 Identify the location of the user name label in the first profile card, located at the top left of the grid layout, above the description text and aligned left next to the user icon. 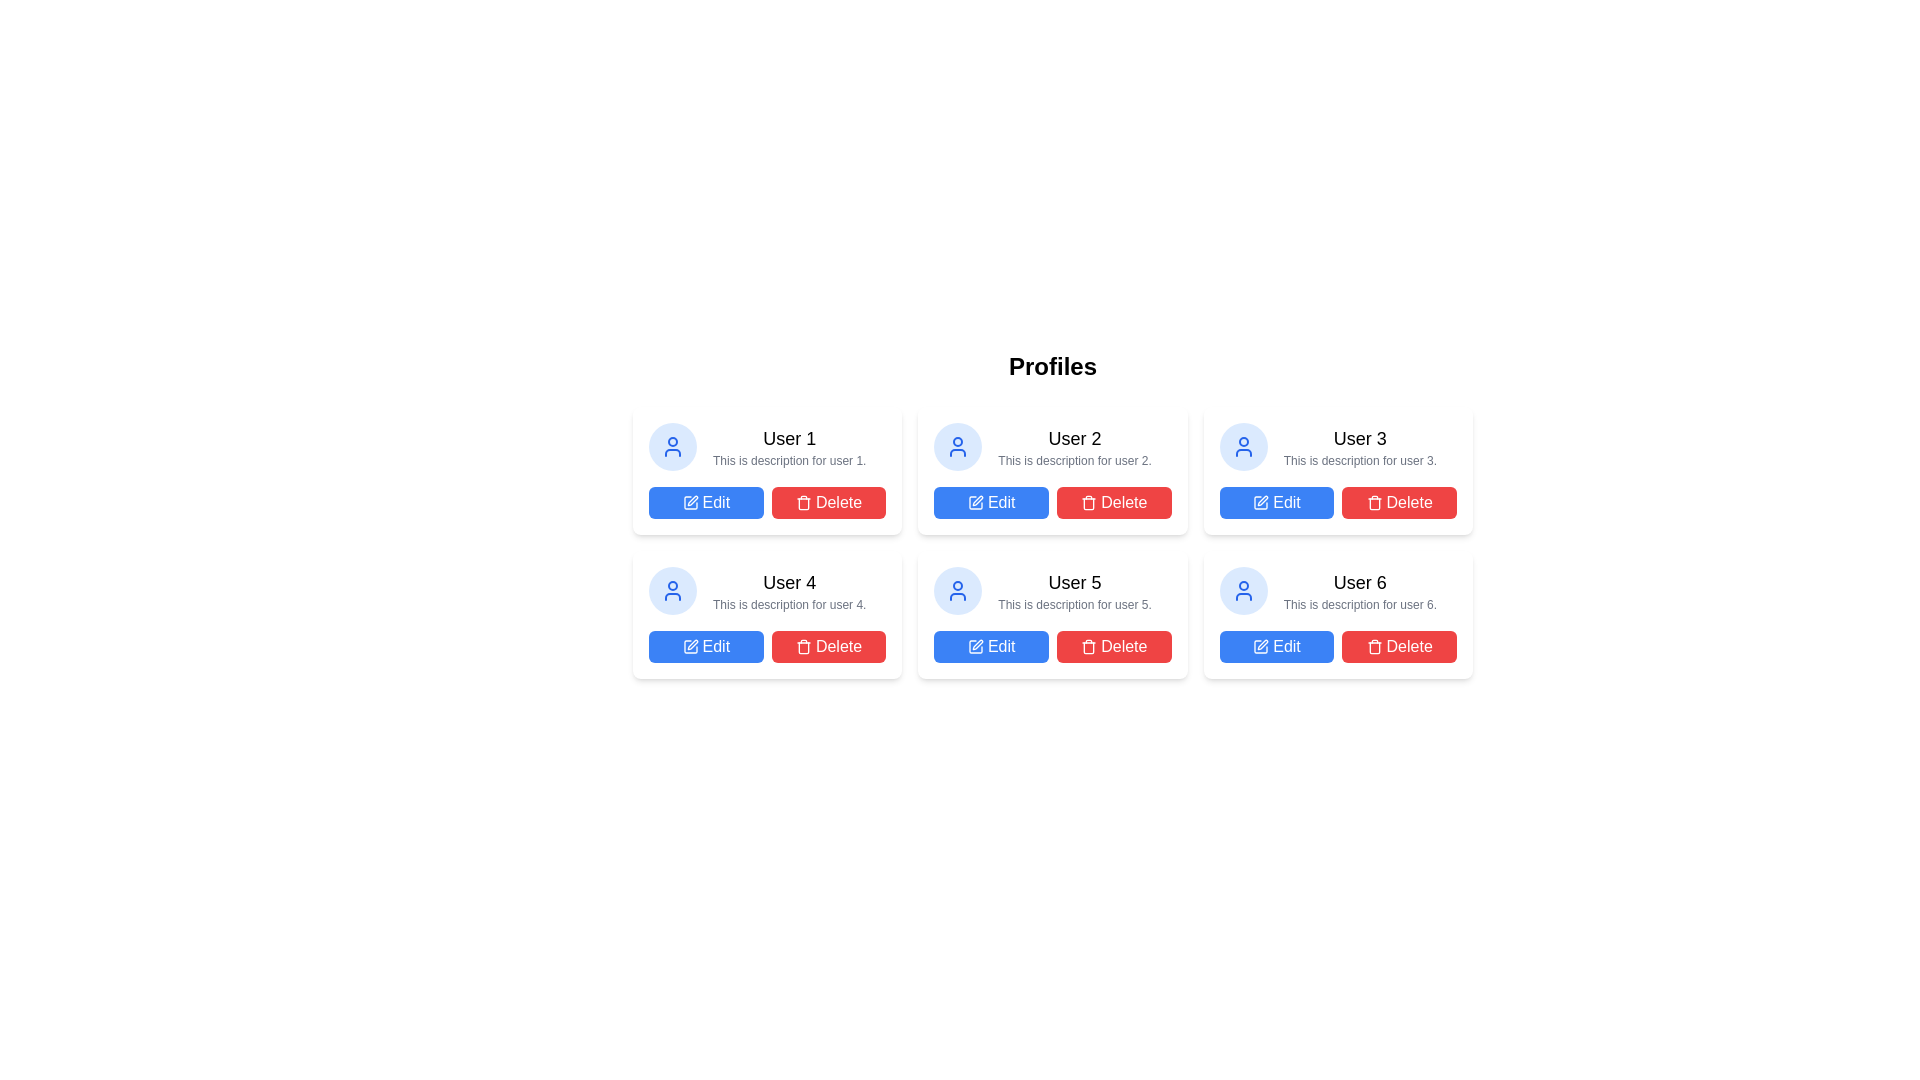
(788, 438).